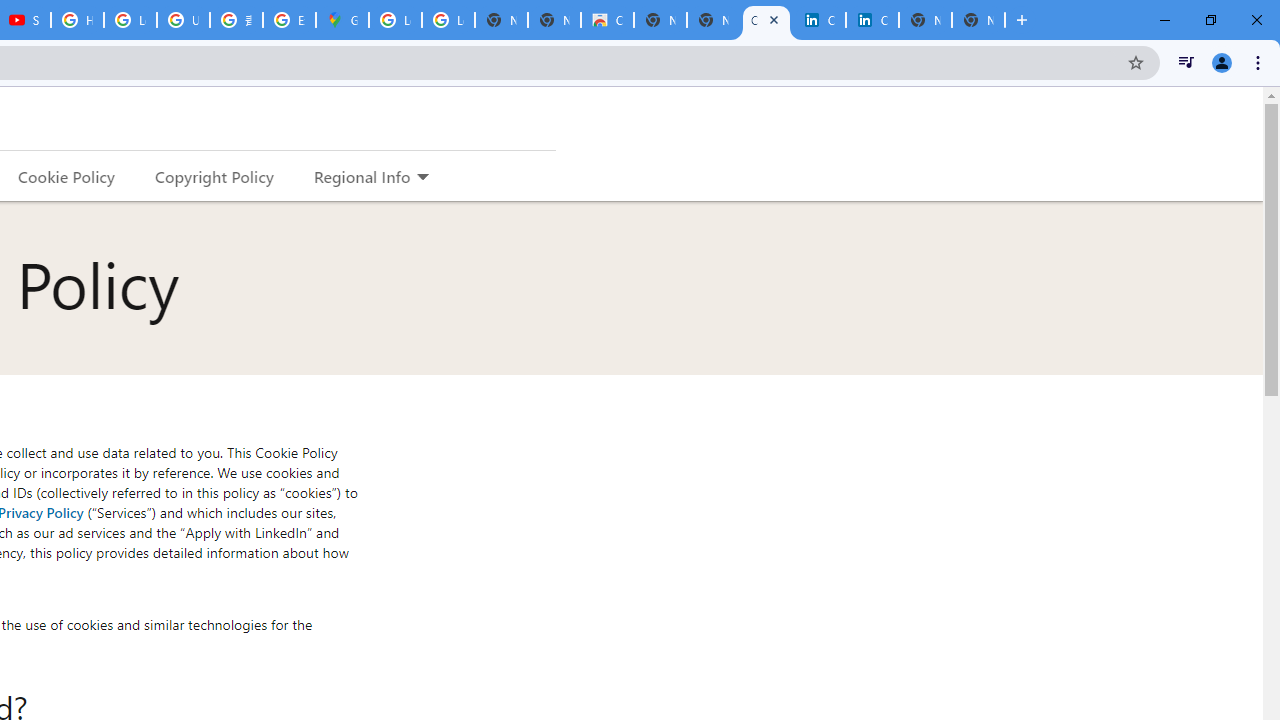 The image size is (1280, 720). What do you see at coordinates (66, 175) in the screenshot?
I see `'Cookie Policy'` at bounding box center [66, 175].